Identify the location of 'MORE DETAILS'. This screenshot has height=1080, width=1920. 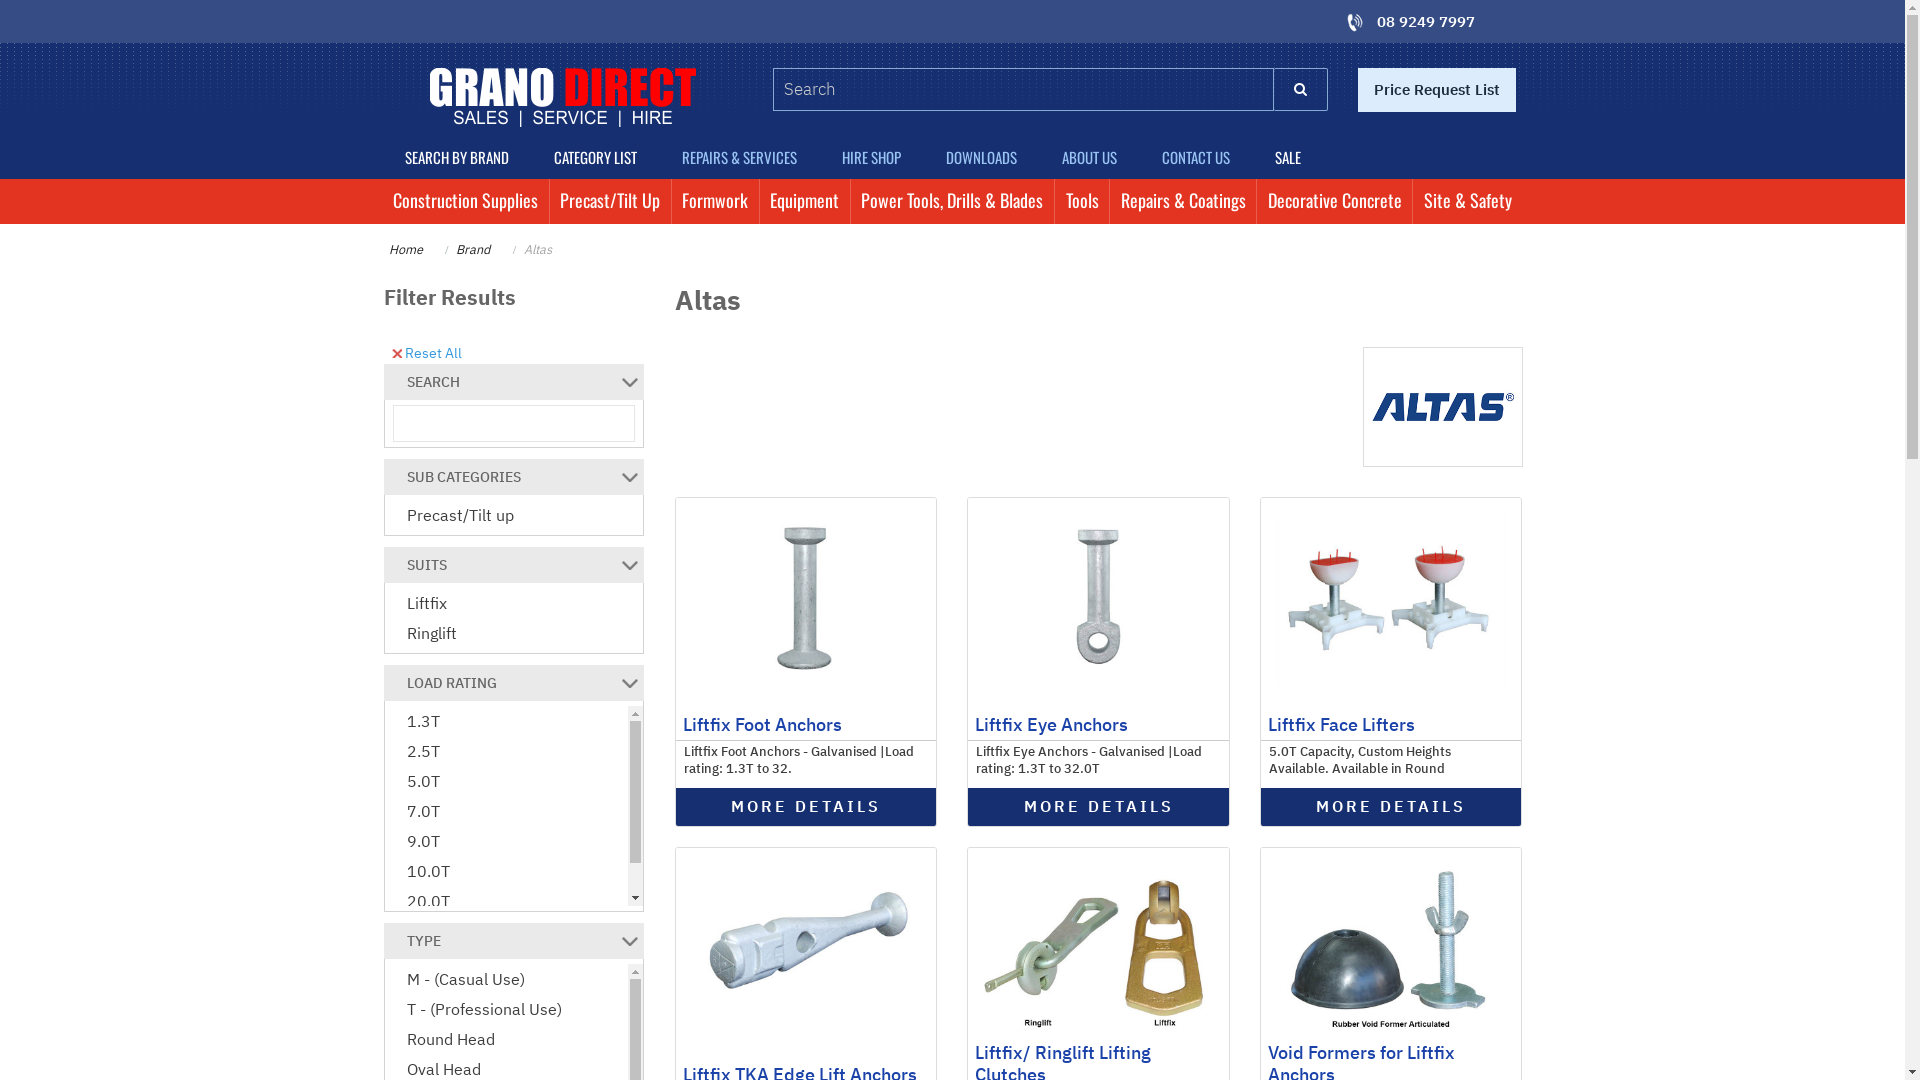
(968, 805).